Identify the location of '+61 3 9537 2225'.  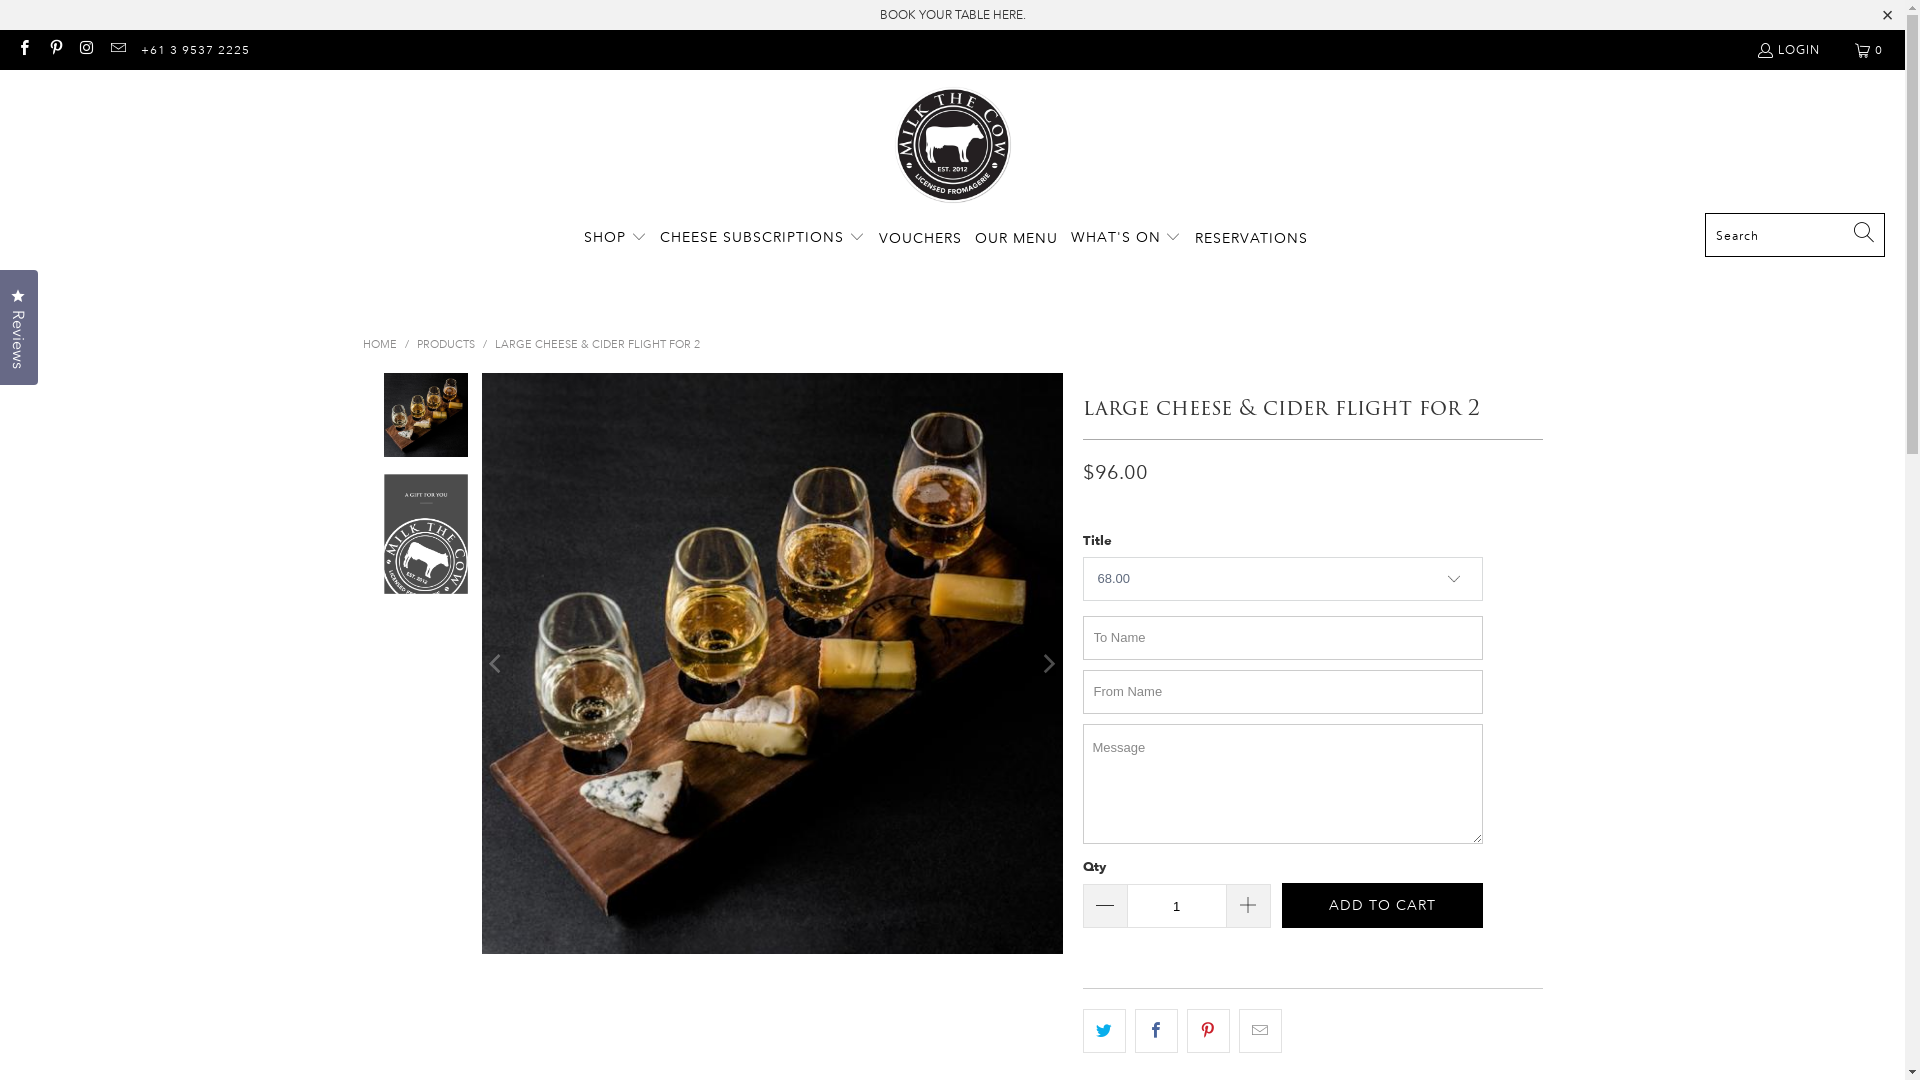
(139, 49).